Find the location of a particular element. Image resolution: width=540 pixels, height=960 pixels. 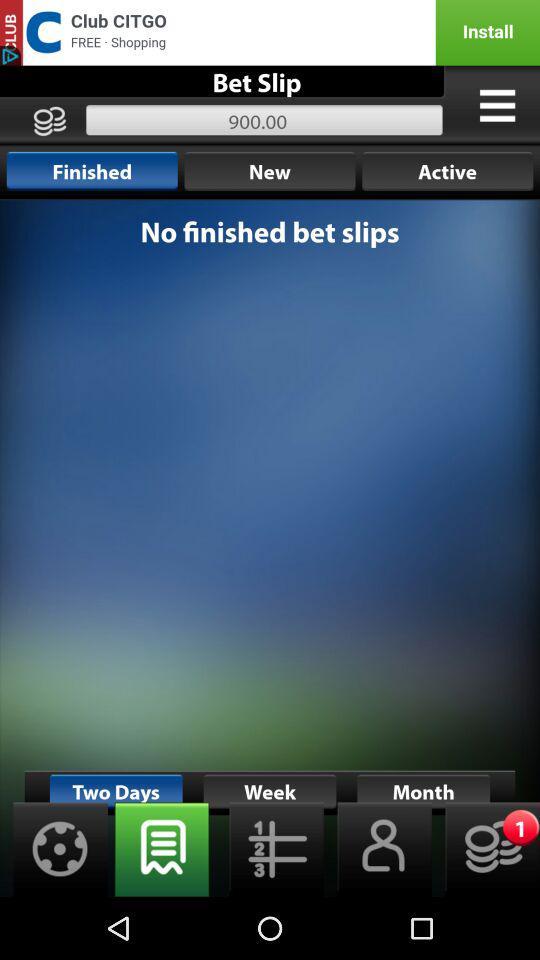

sightings is located at coordinates (54, 848).